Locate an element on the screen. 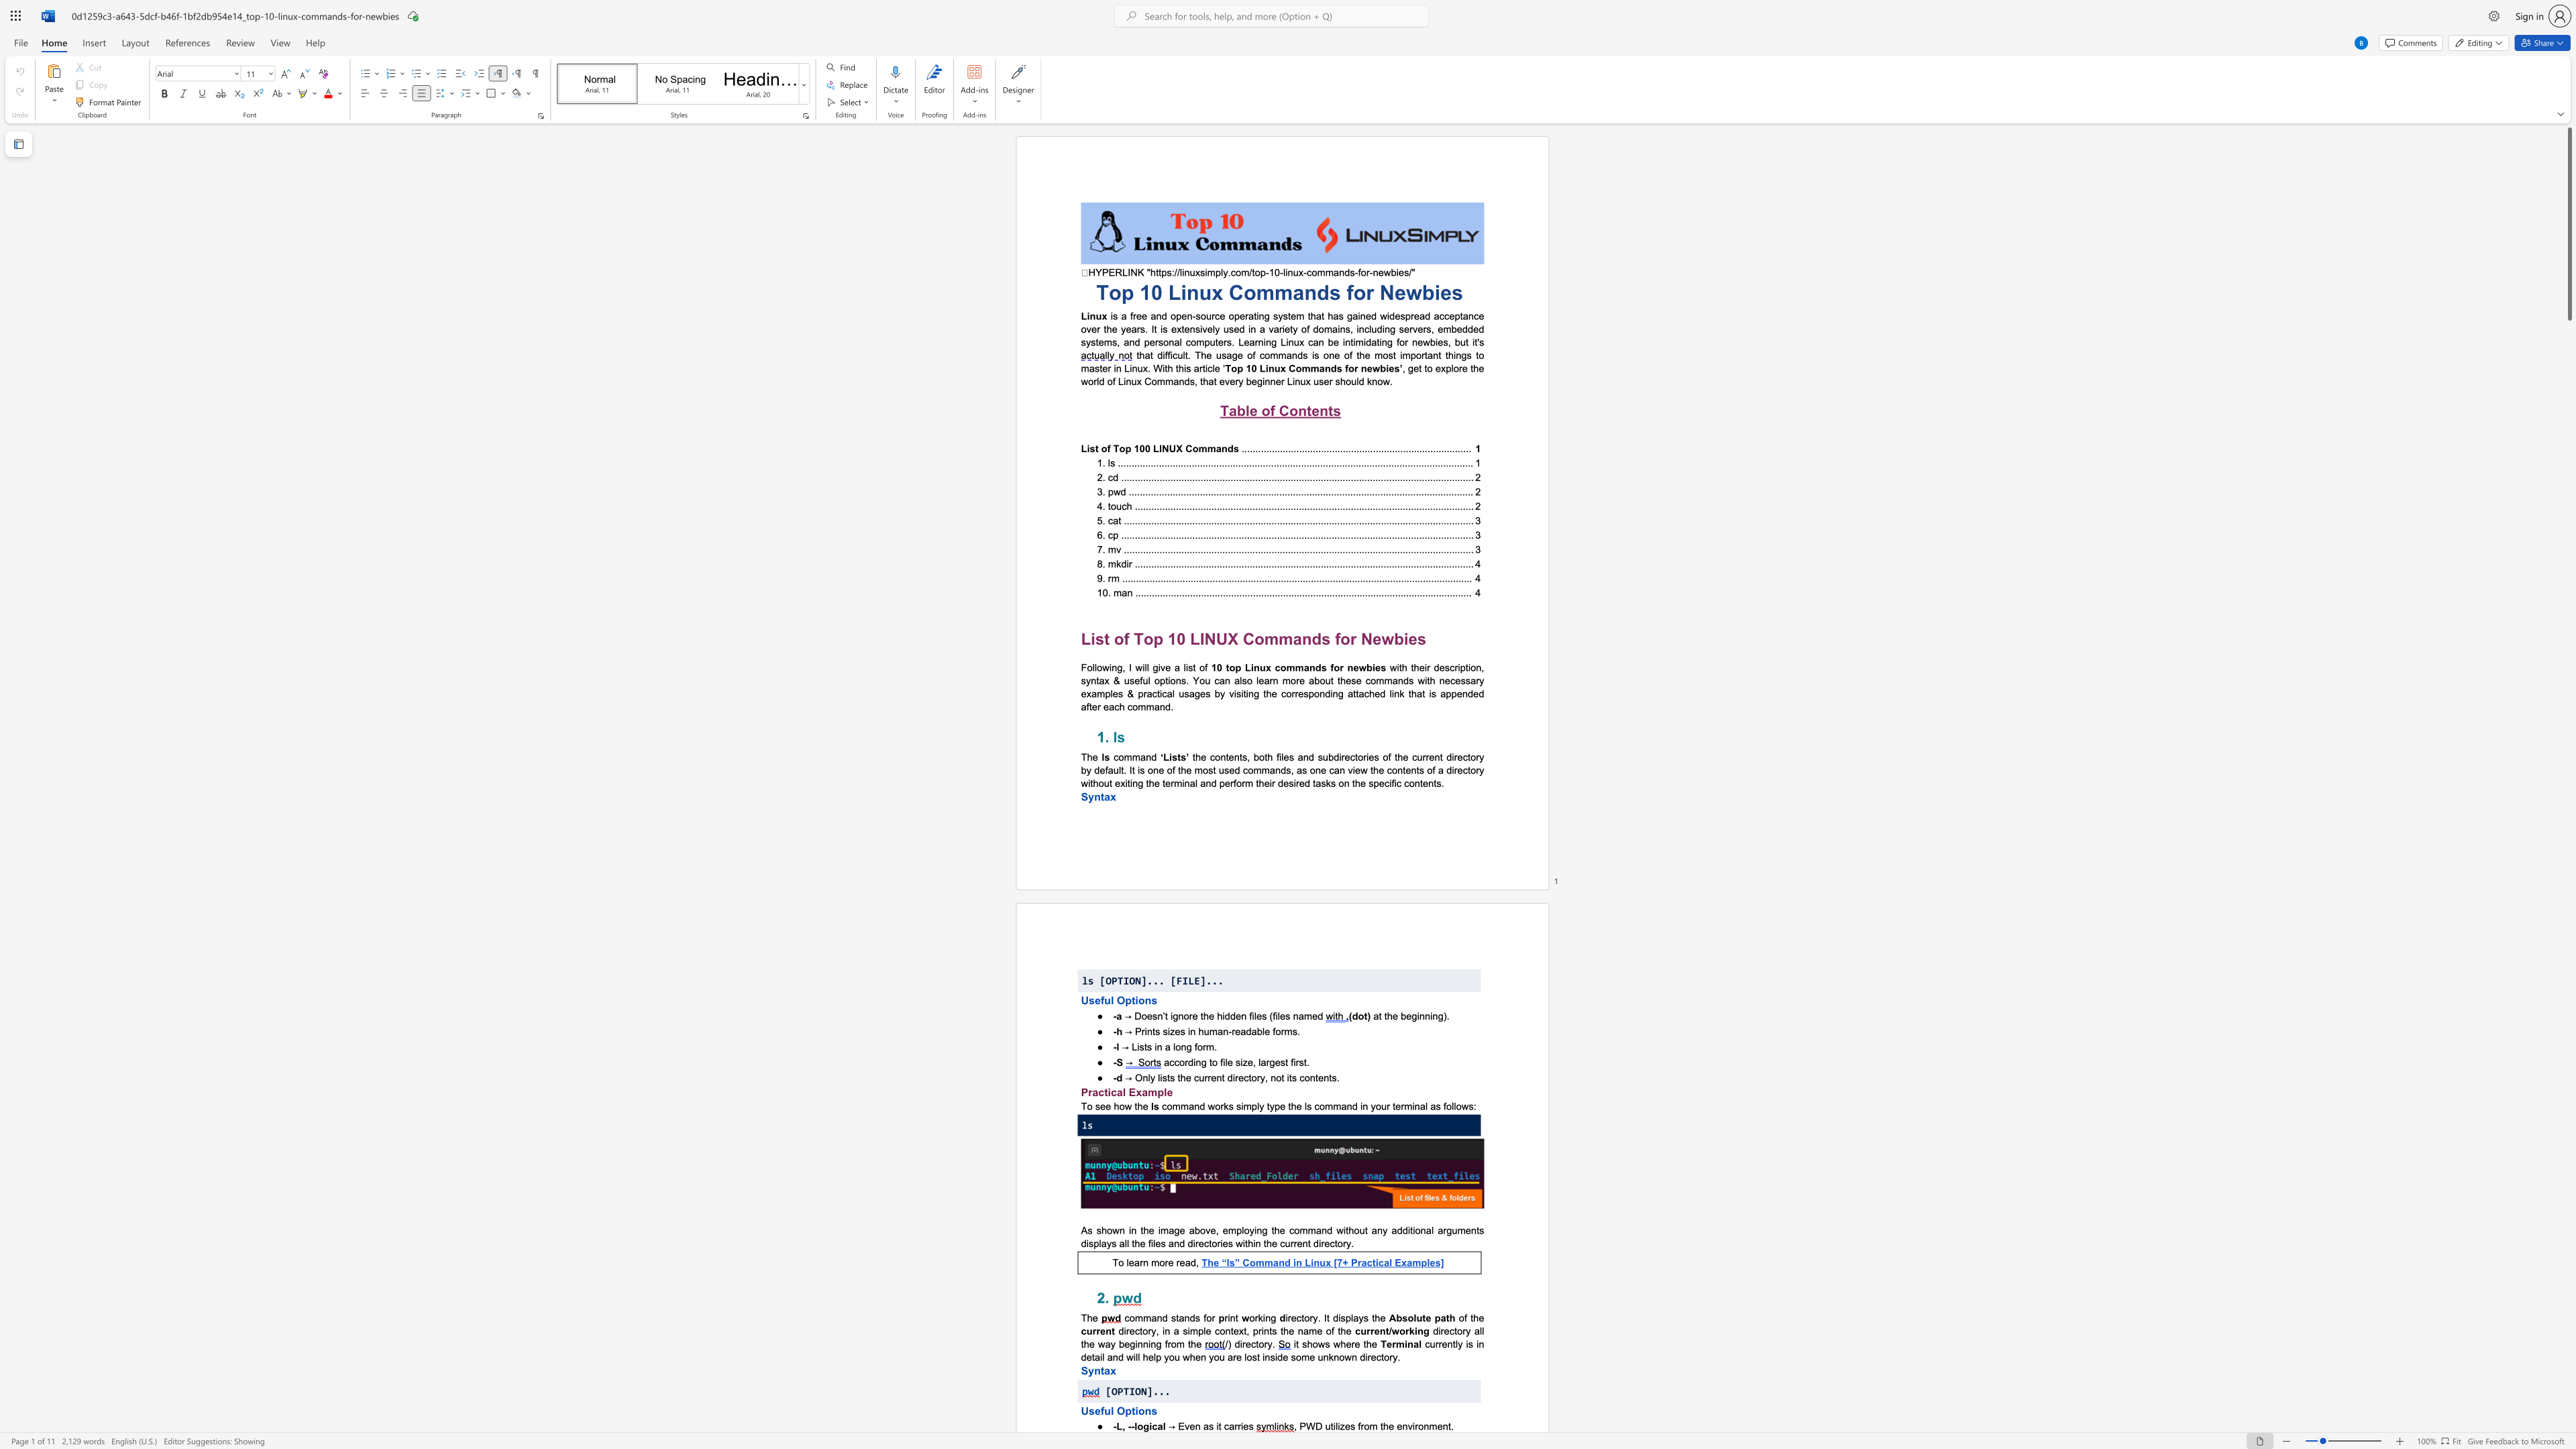 The width and height of the screenshot is (2576, 1449). the subset text "tax & useful options. You can also learn more about these commands with necessary exampl" within the text "with their description, syntax & useful options. You can also learn more about these commands with necessary examples & practical usages by visiting the corresponding attached link that is appended after each command." is located at coordinates (1096, 680).